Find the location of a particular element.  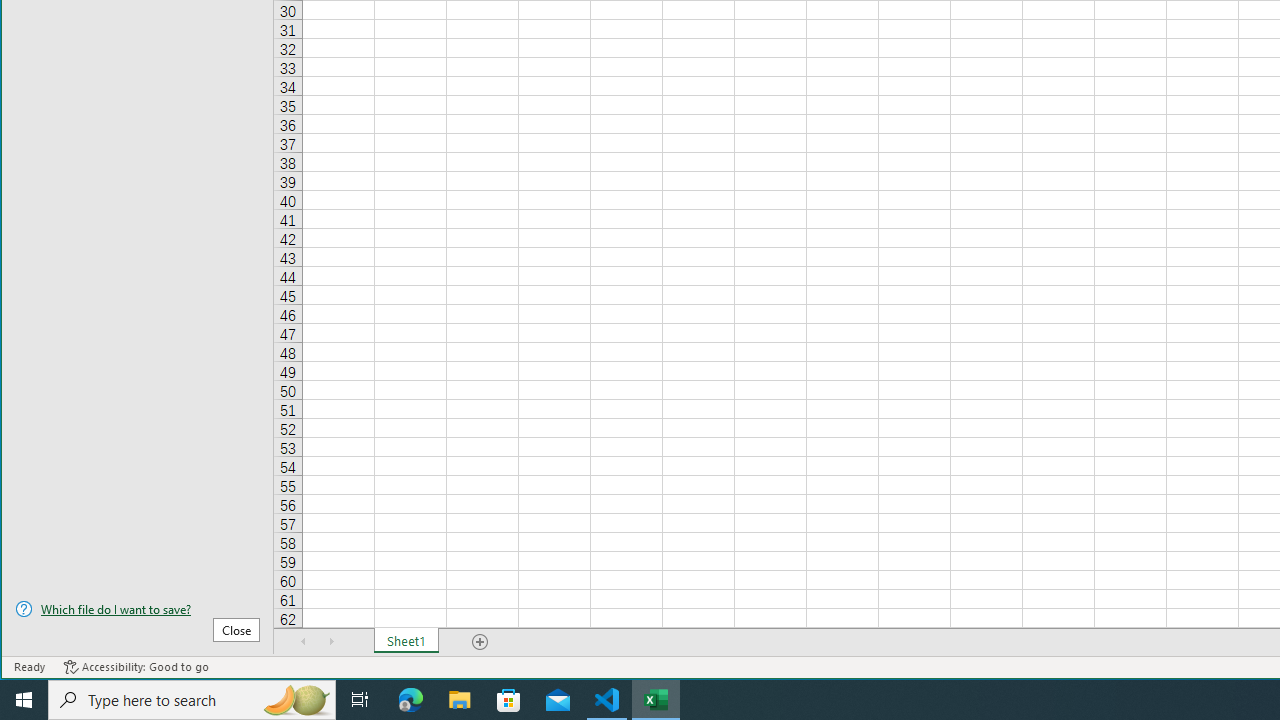

'Microsoft Edge' is located at coordinates (410, 698).